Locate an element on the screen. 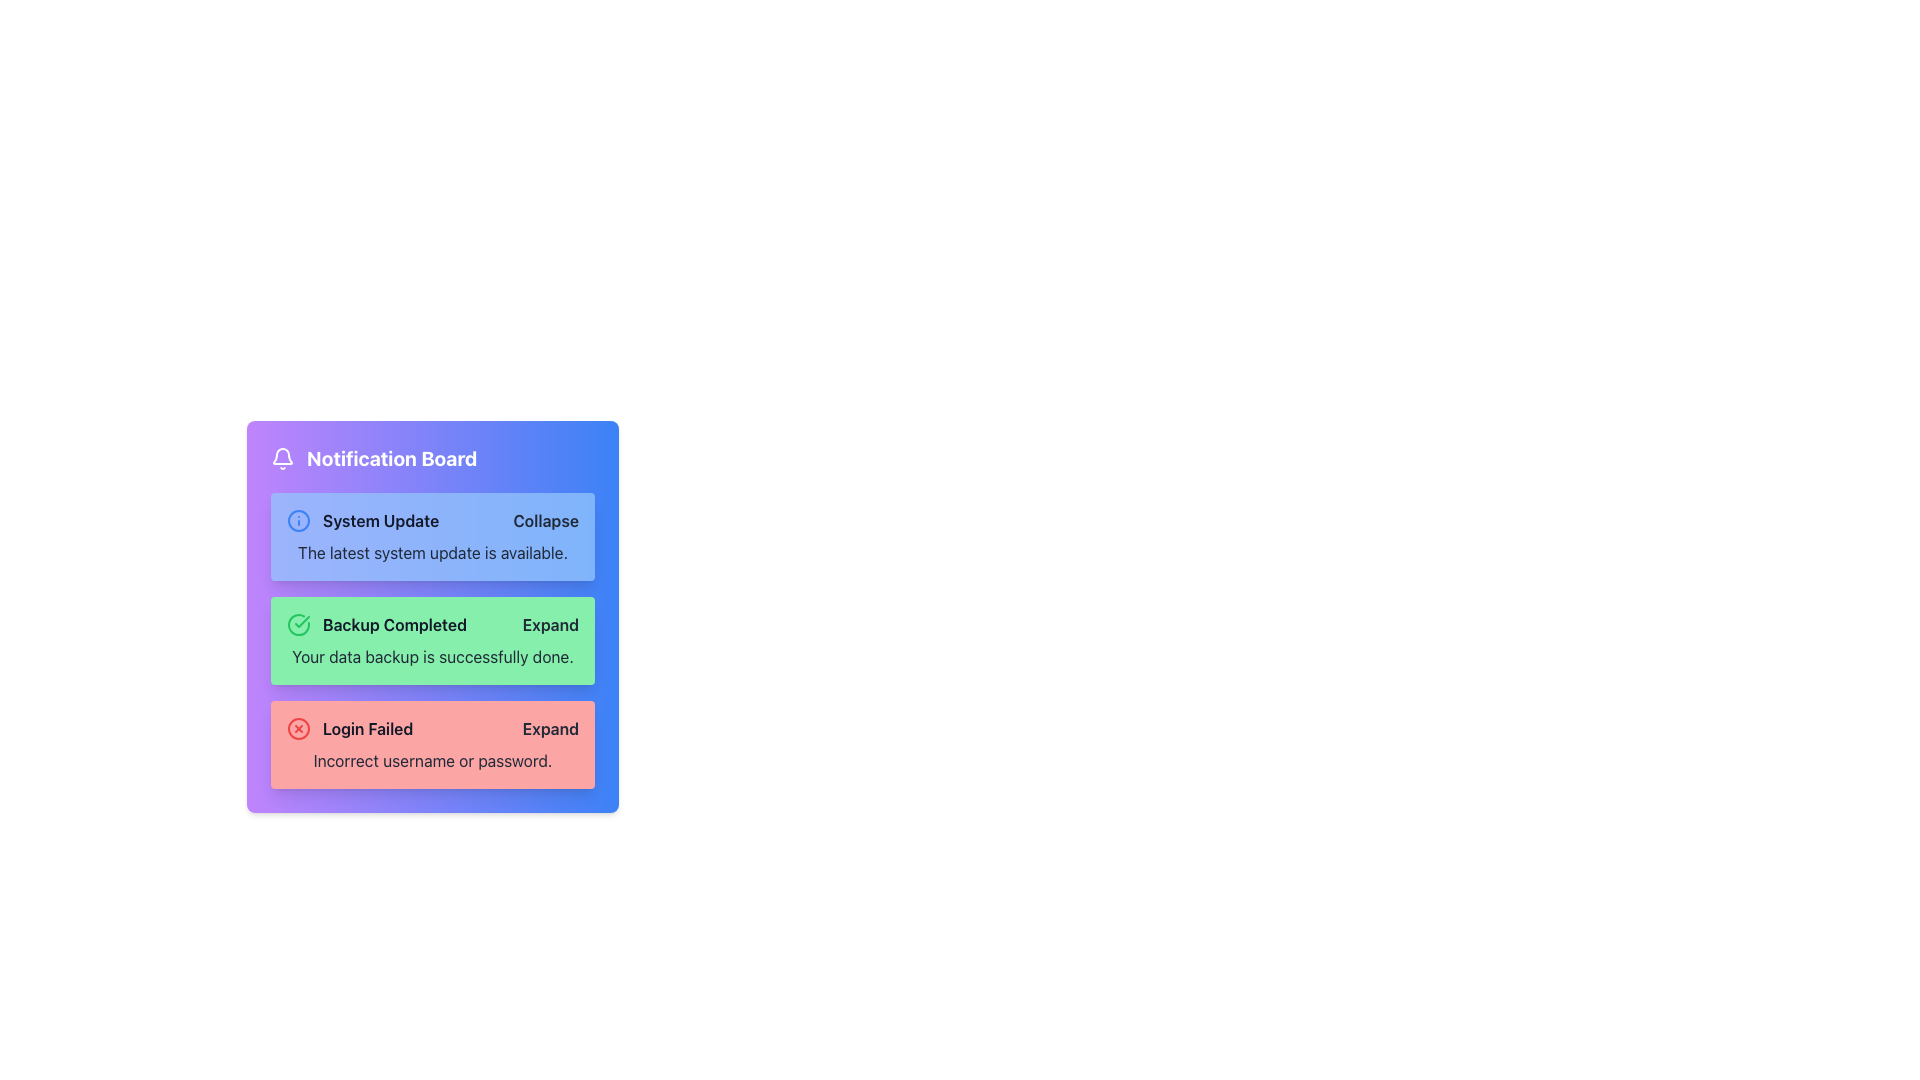  error message from the Notification Card that appears after a login failure, positioned as the third notification in the Notification Board is located at coordinates (431, 744).